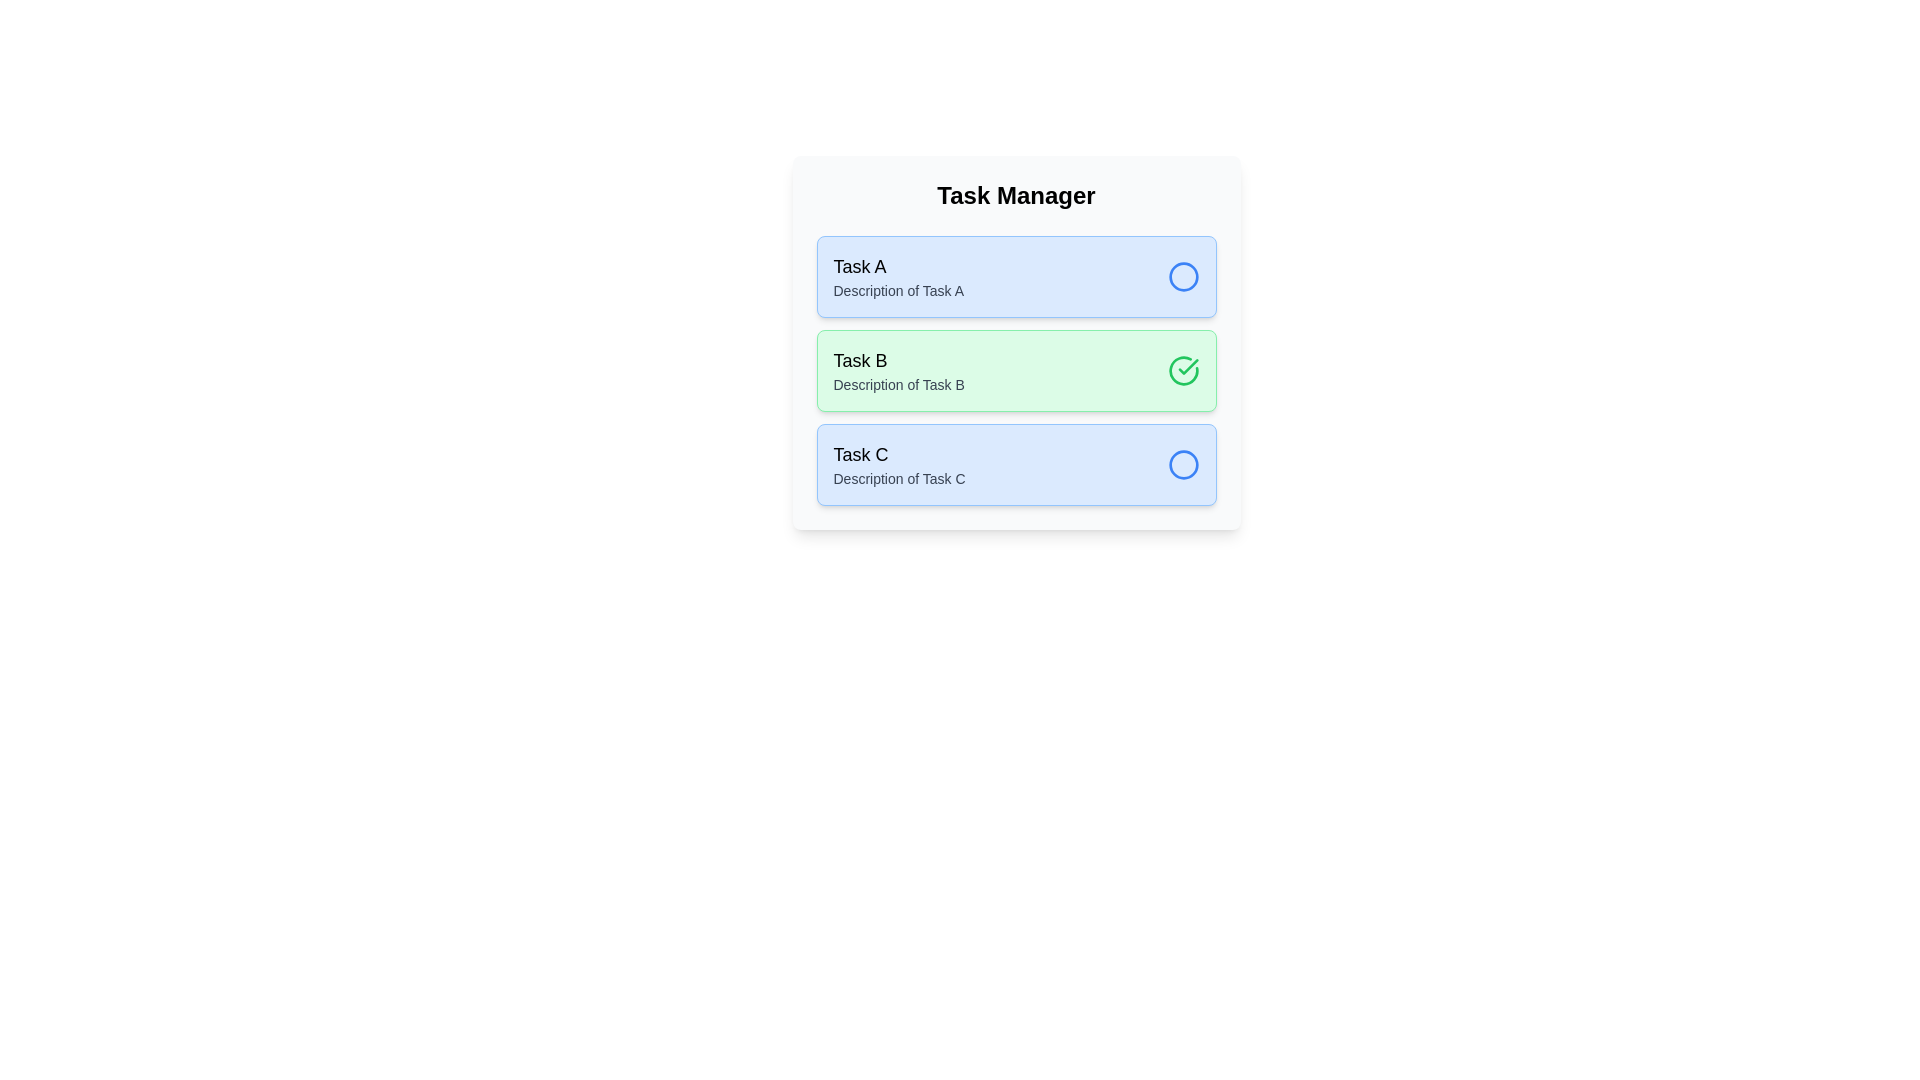 This screenshot has width=1920, height=1080. I want to click on the checkmark icon located at the top-right corner of the light green task item labeled 'Task B', which serves as an indicator for the completion or selection status of 'Task B', so click(1188, 366).